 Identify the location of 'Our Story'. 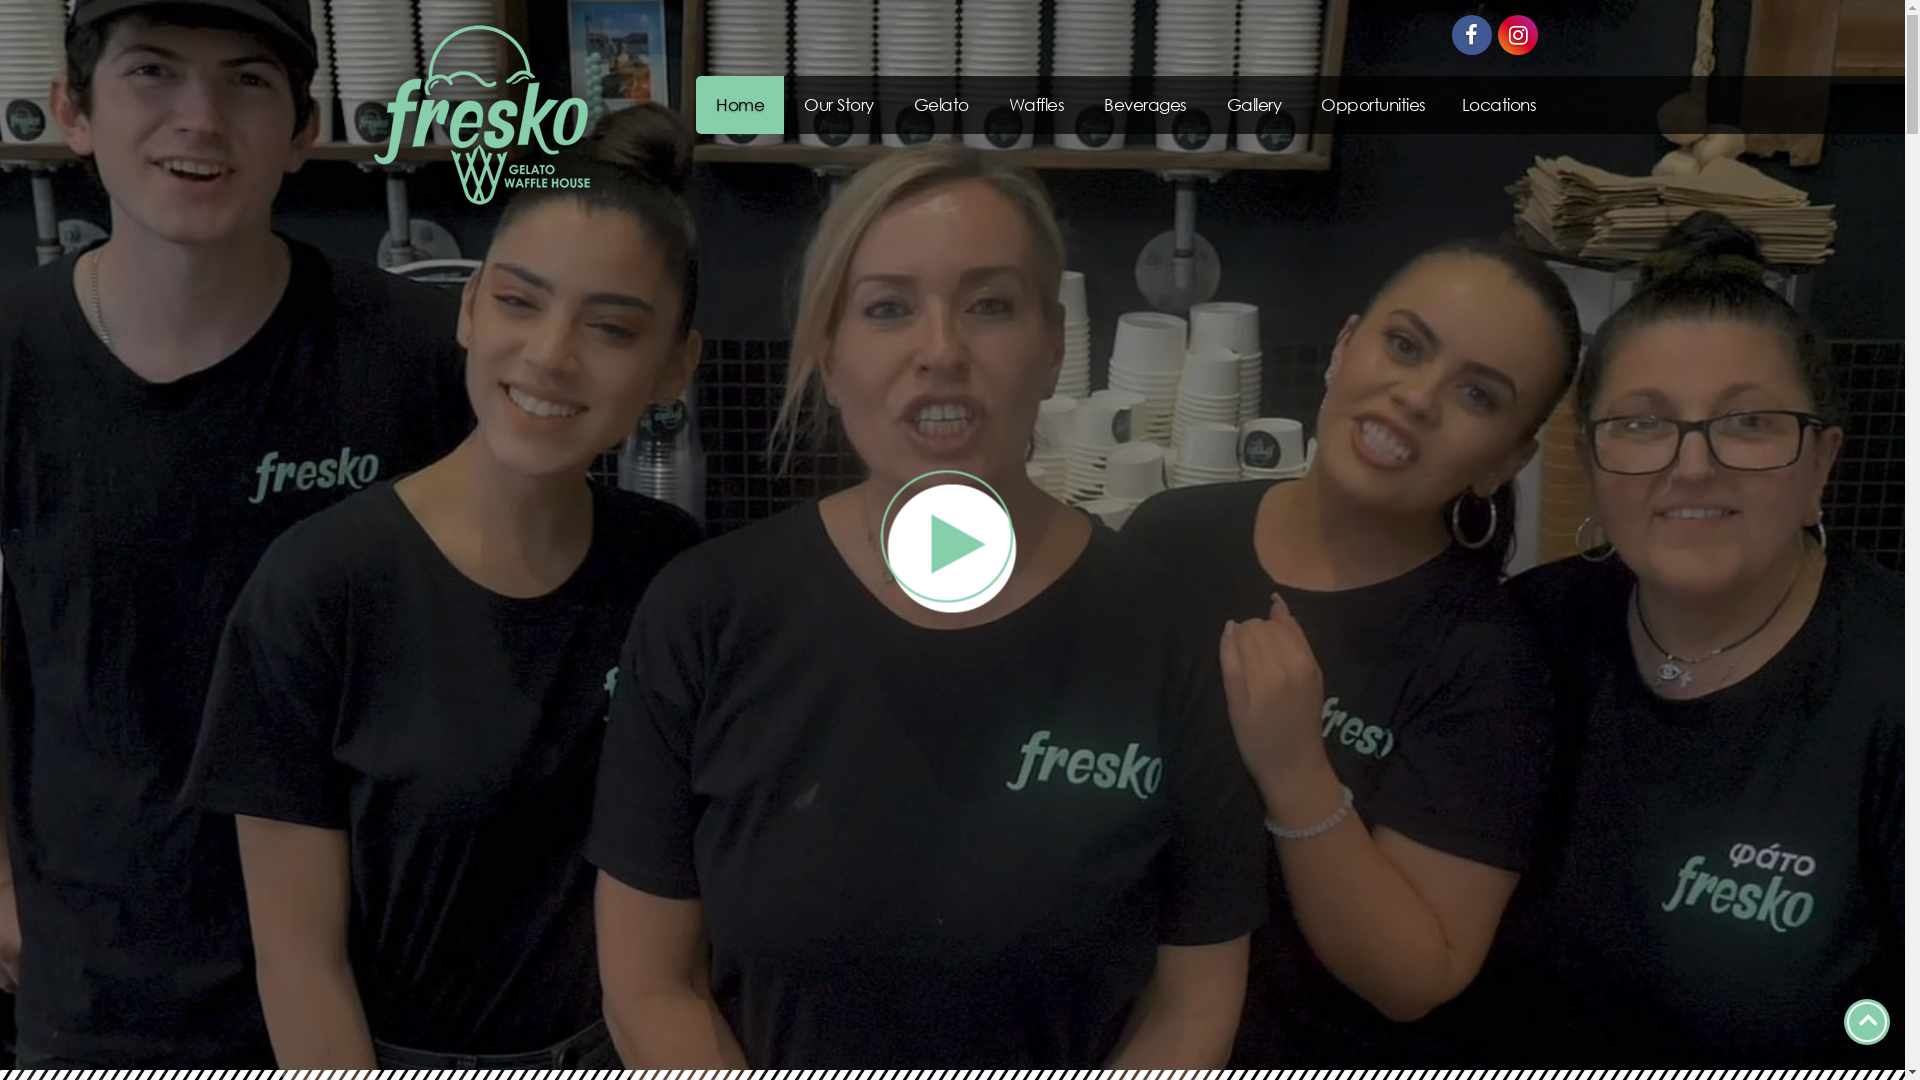
(839, 104).